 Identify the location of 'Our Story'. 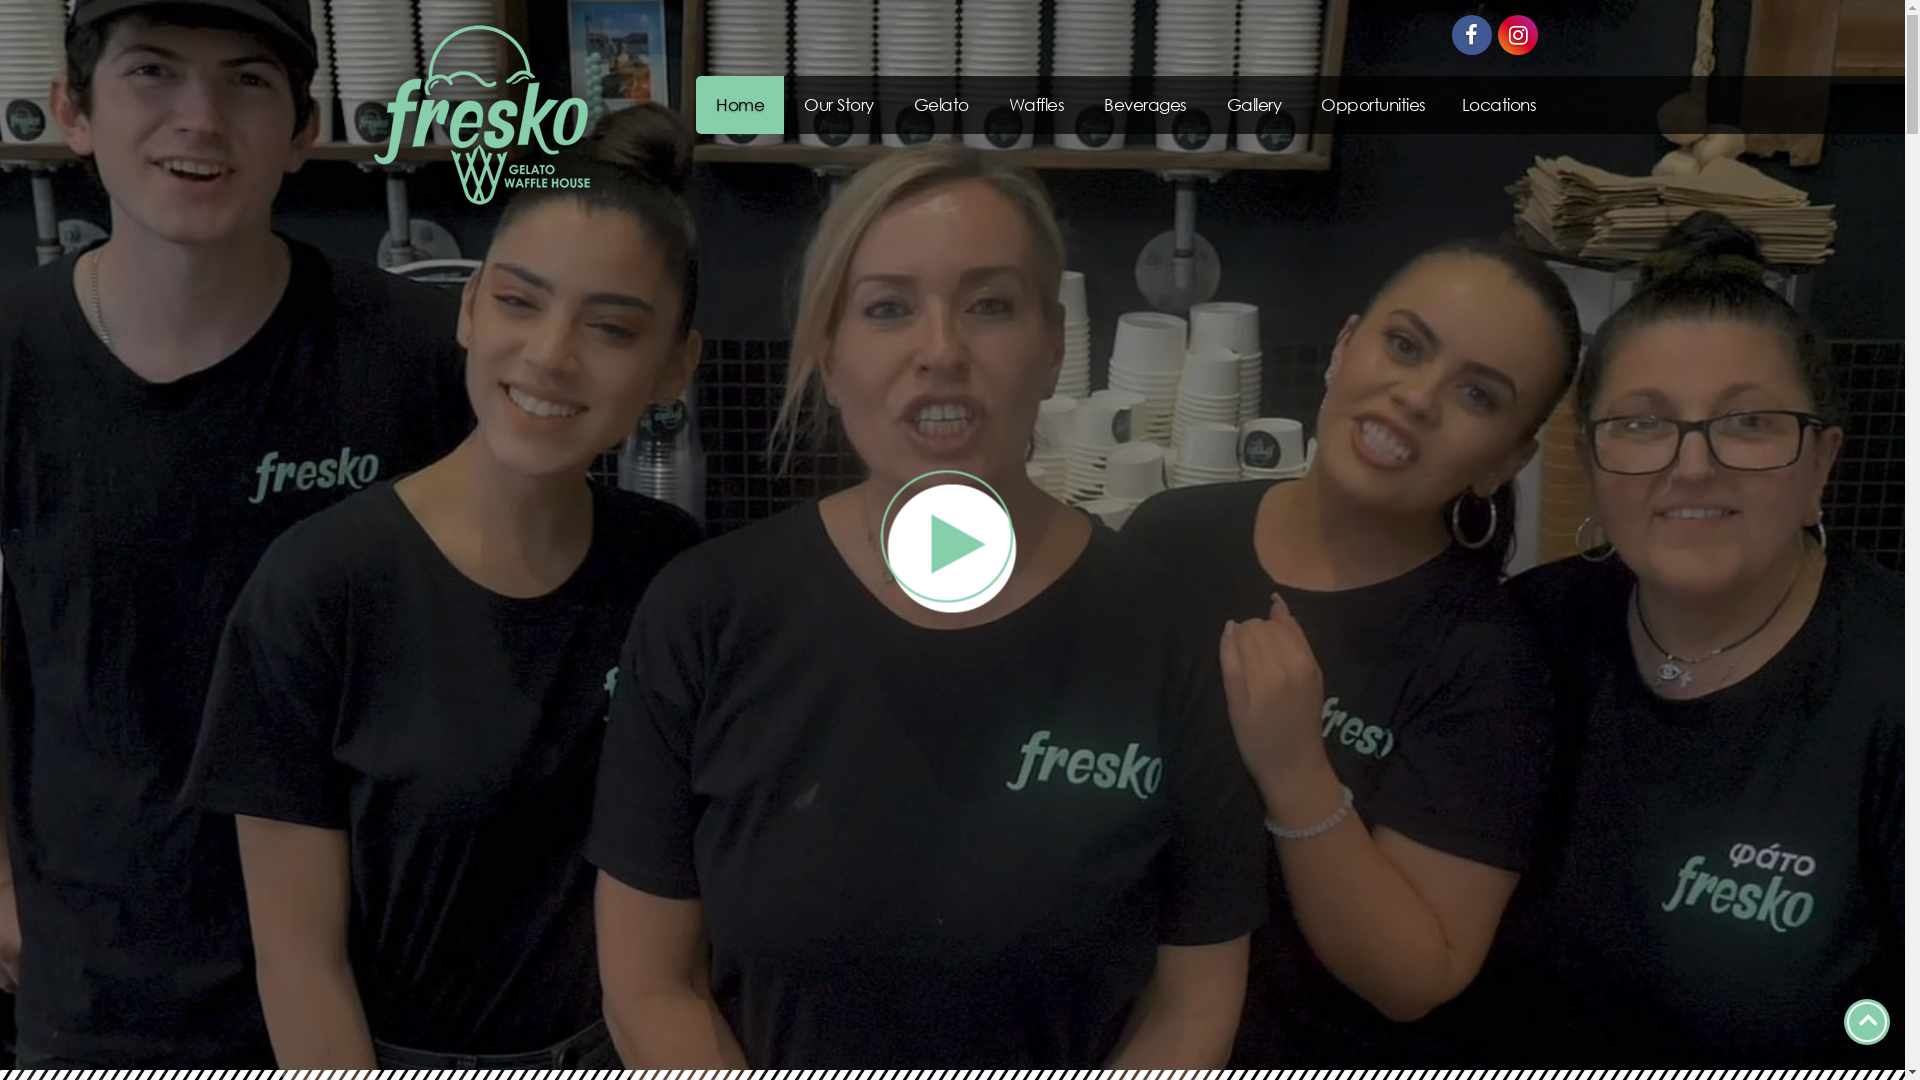
(839, 104).